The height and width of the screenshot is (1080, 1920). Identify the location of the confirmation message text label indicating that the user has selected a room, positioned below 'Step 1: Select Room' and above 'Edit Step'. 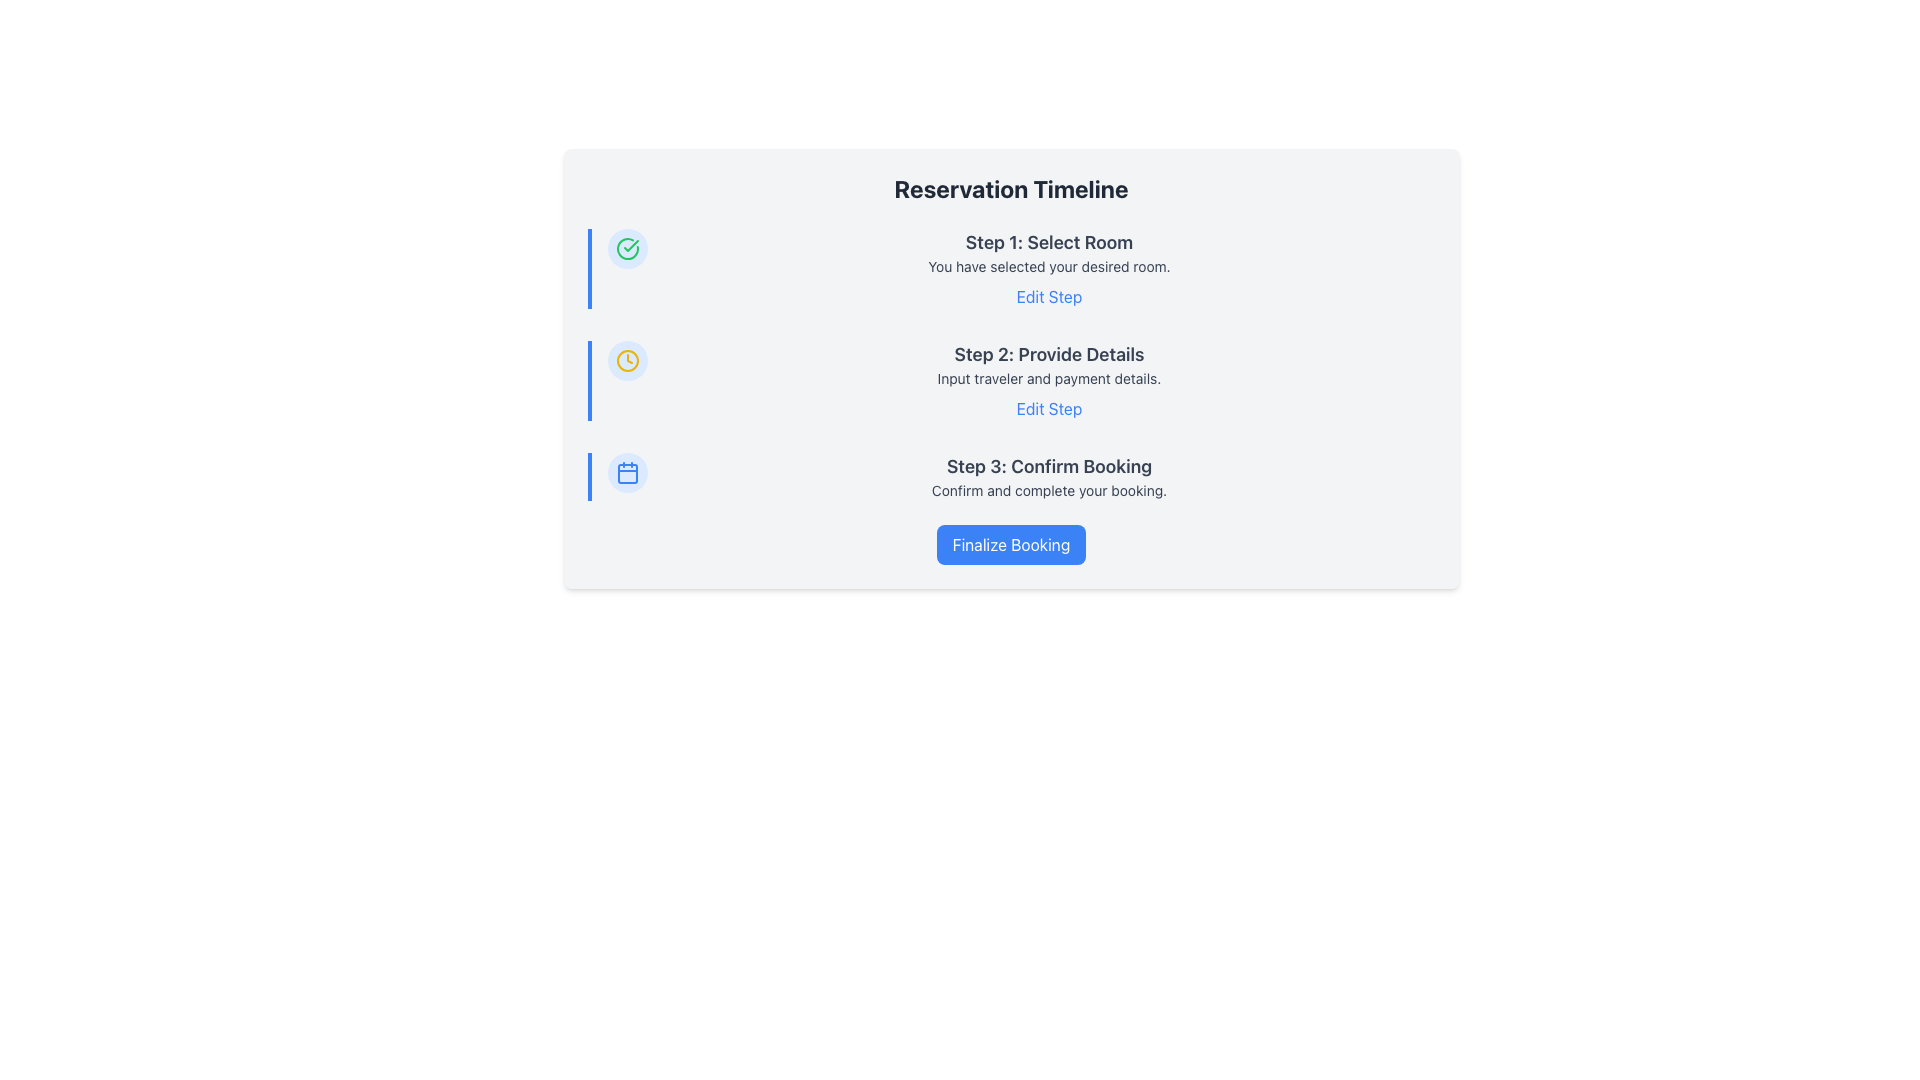
(1048, 265).